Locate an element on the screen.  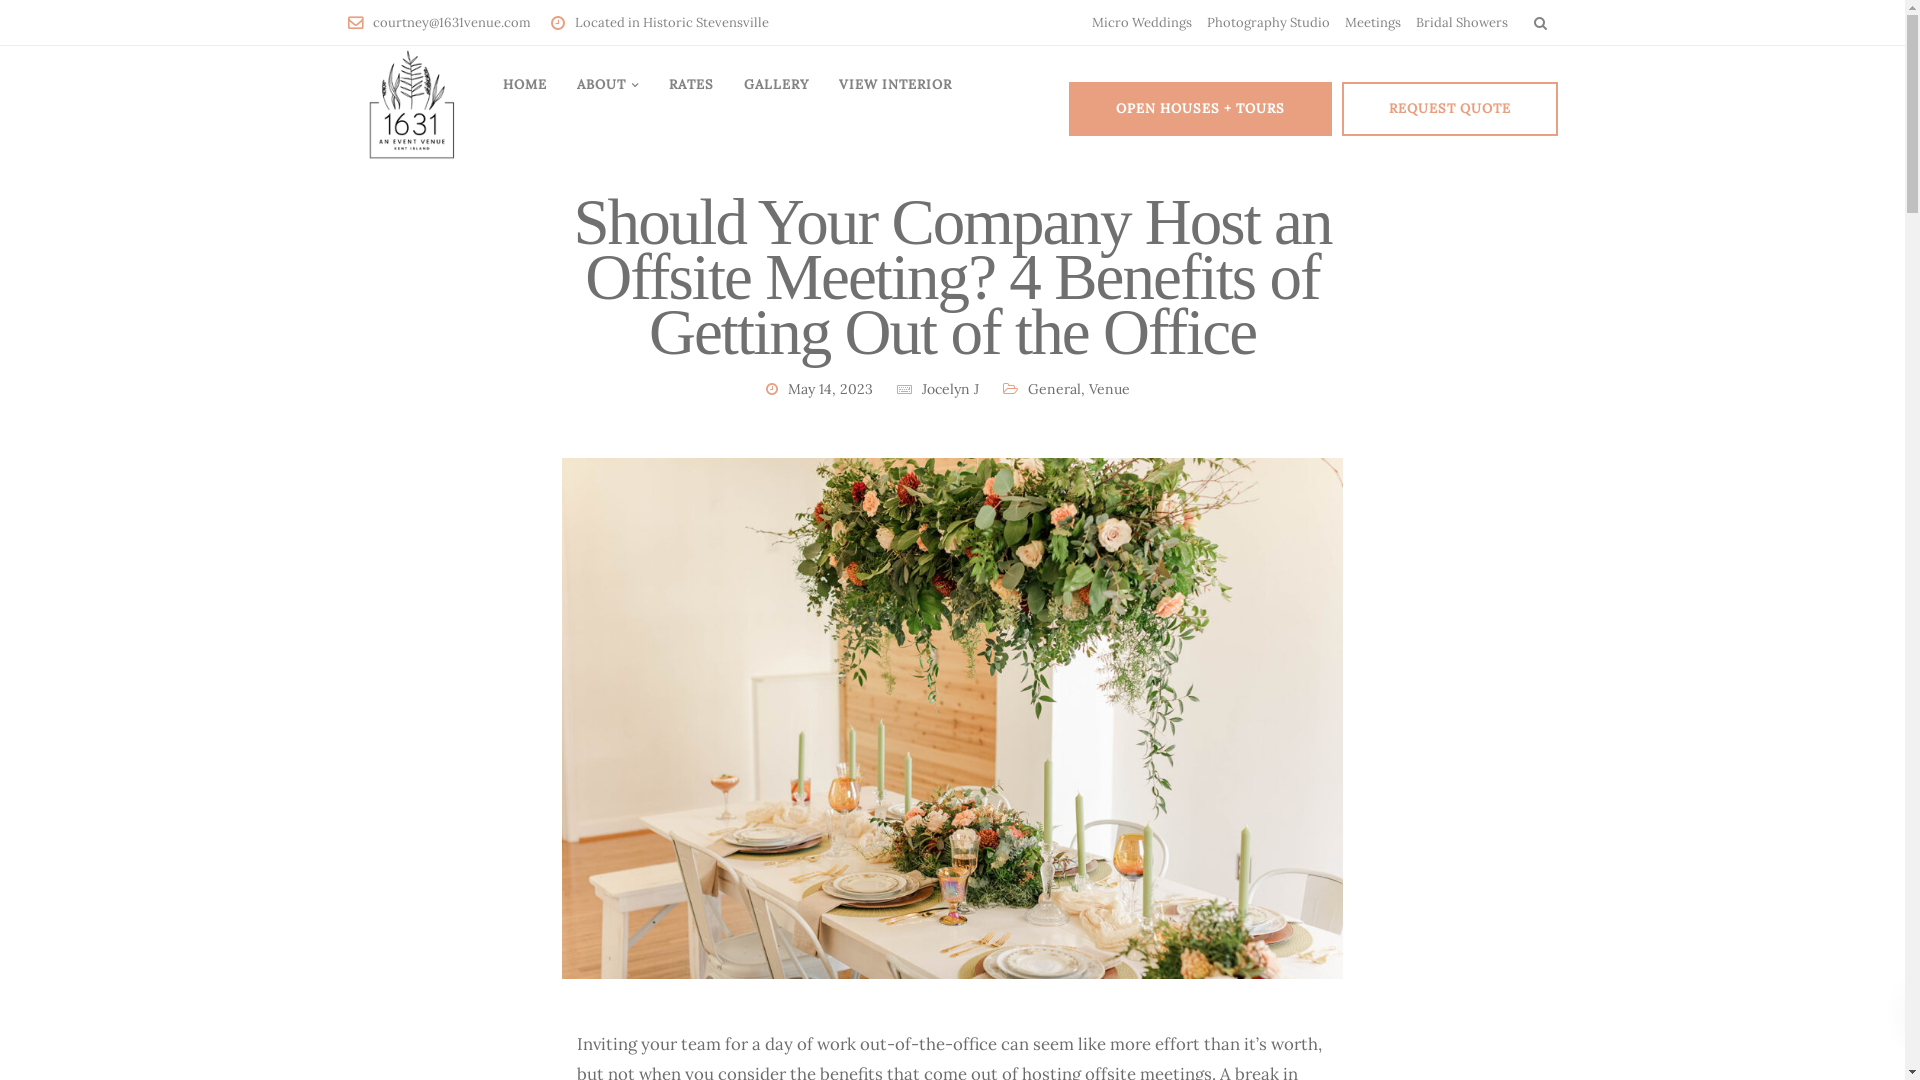
'Photography Studio' is located at coordinates (1266, 22).